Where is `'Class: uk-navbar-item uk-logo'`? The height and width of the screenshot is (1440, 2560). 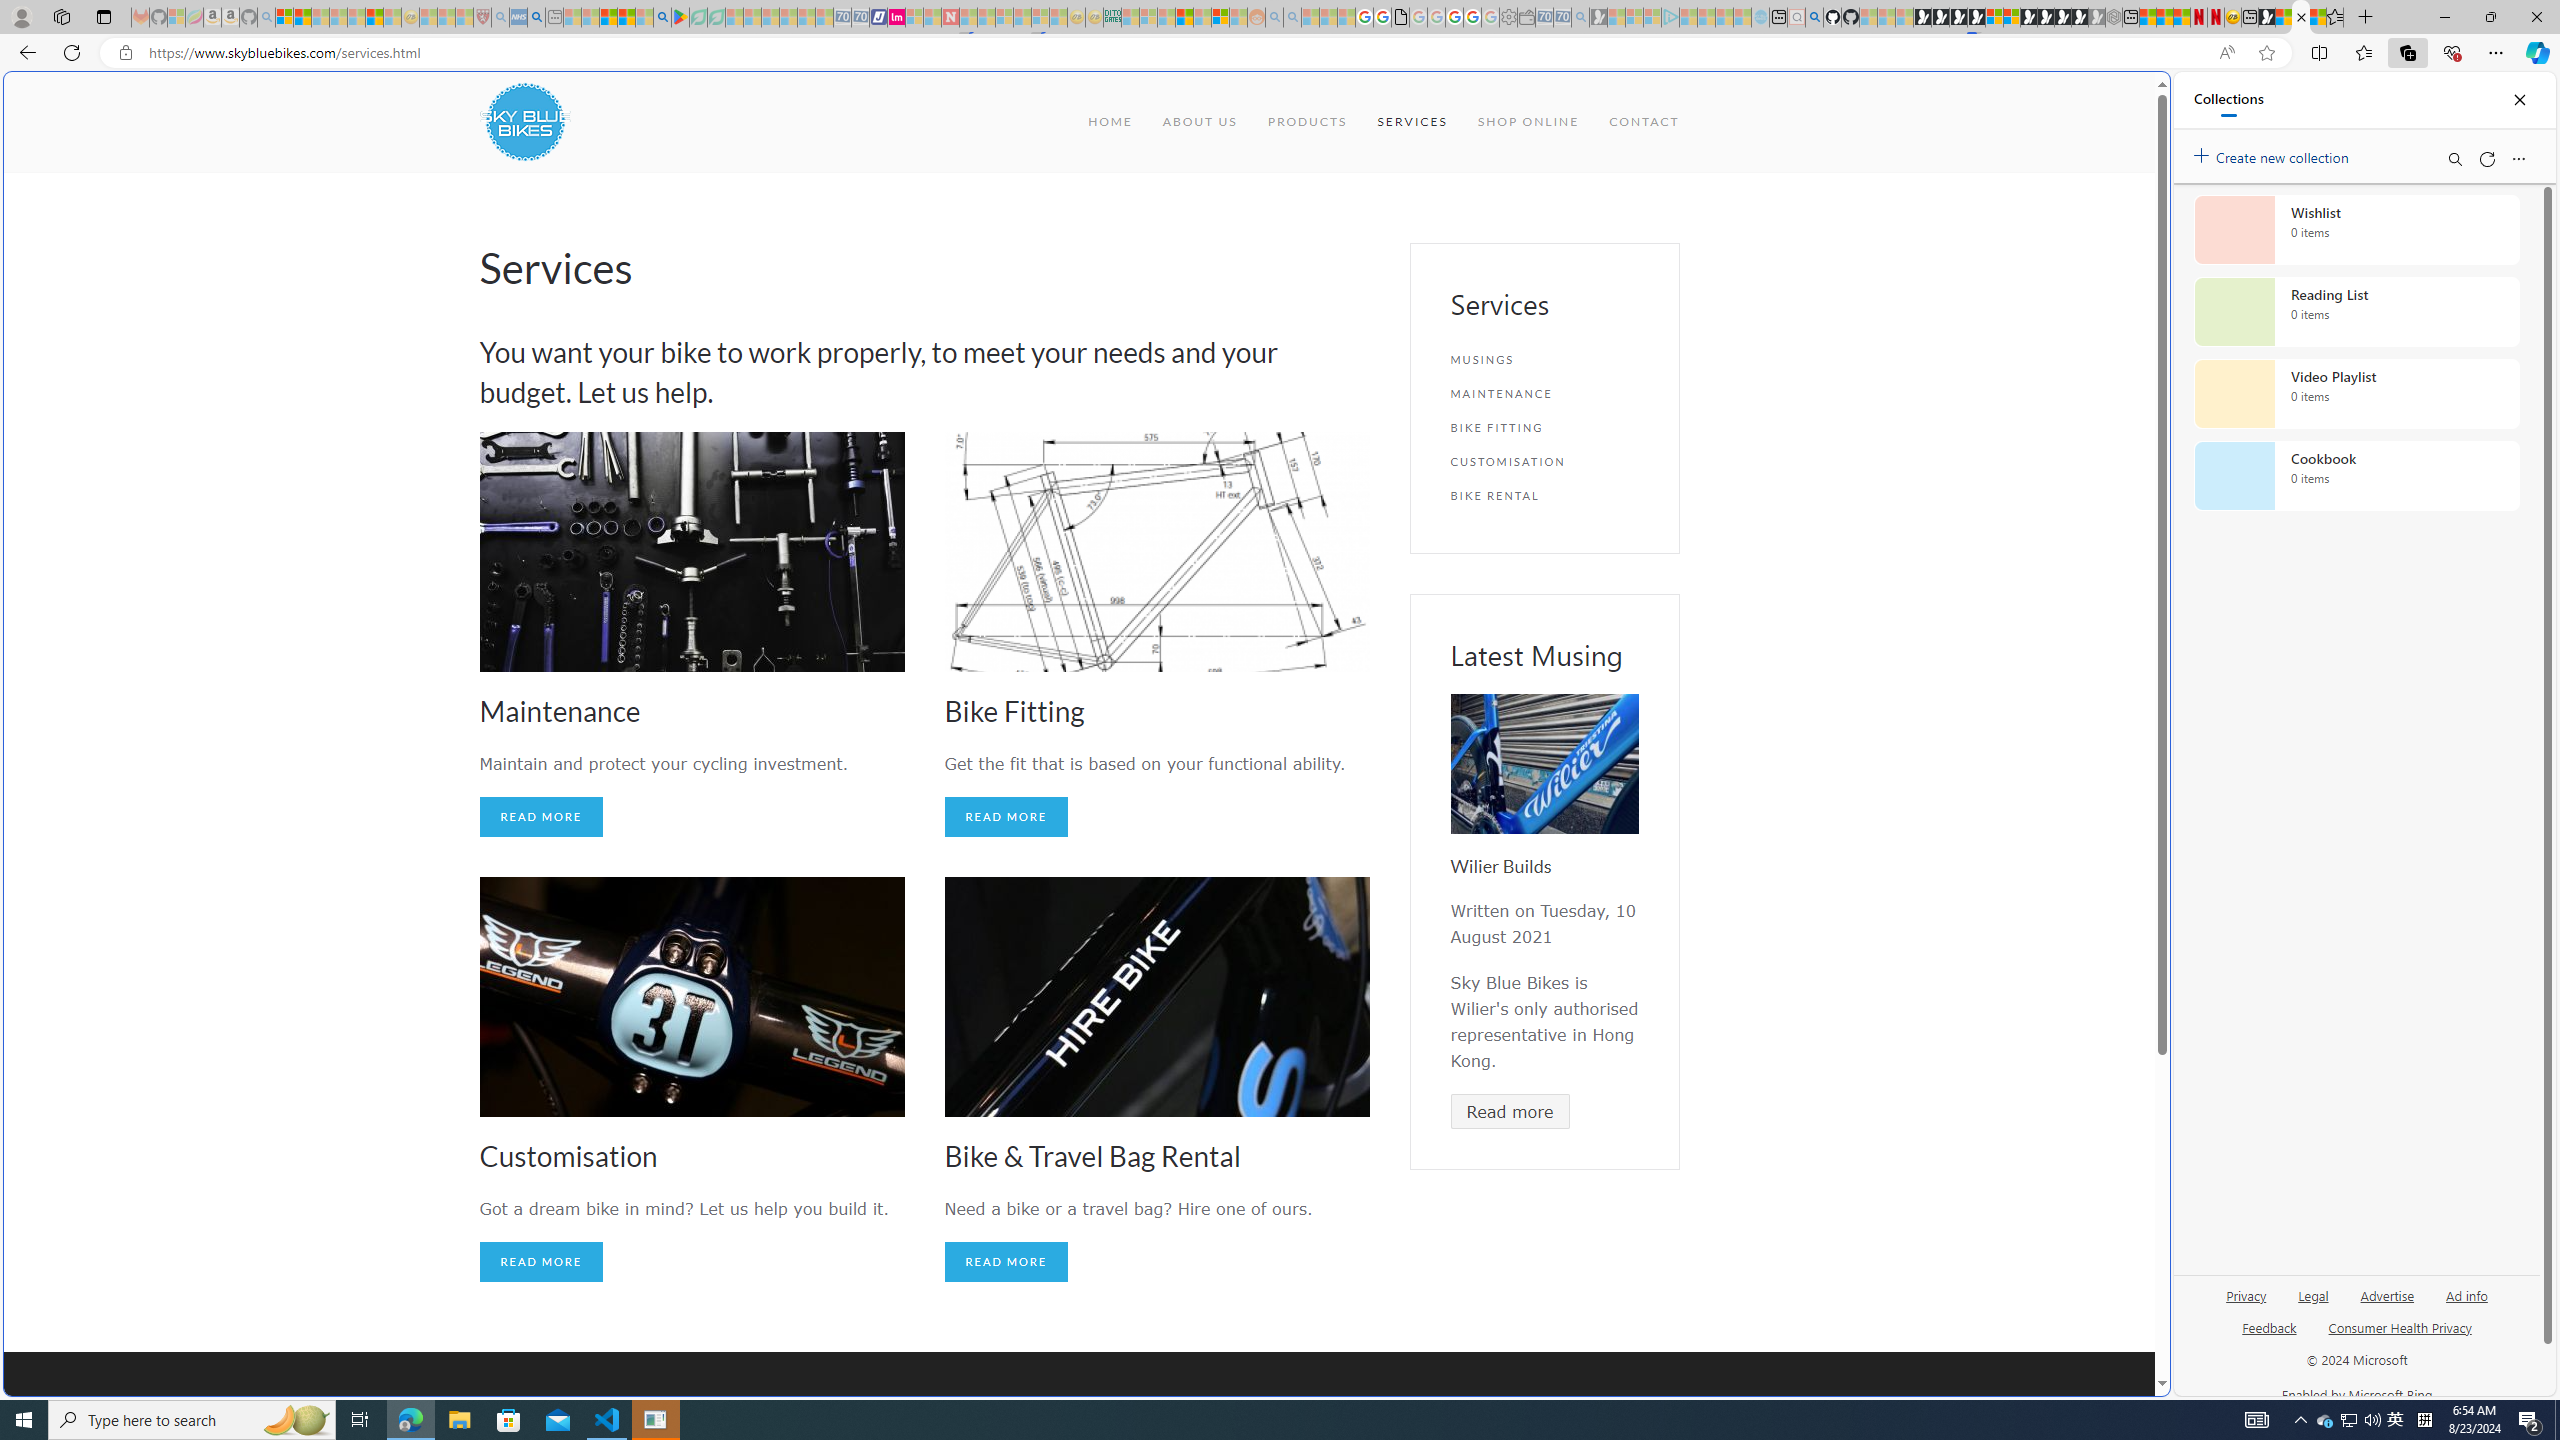
'Class: uk-navbar-item uk-logo' is located at coordinates (523, 120).